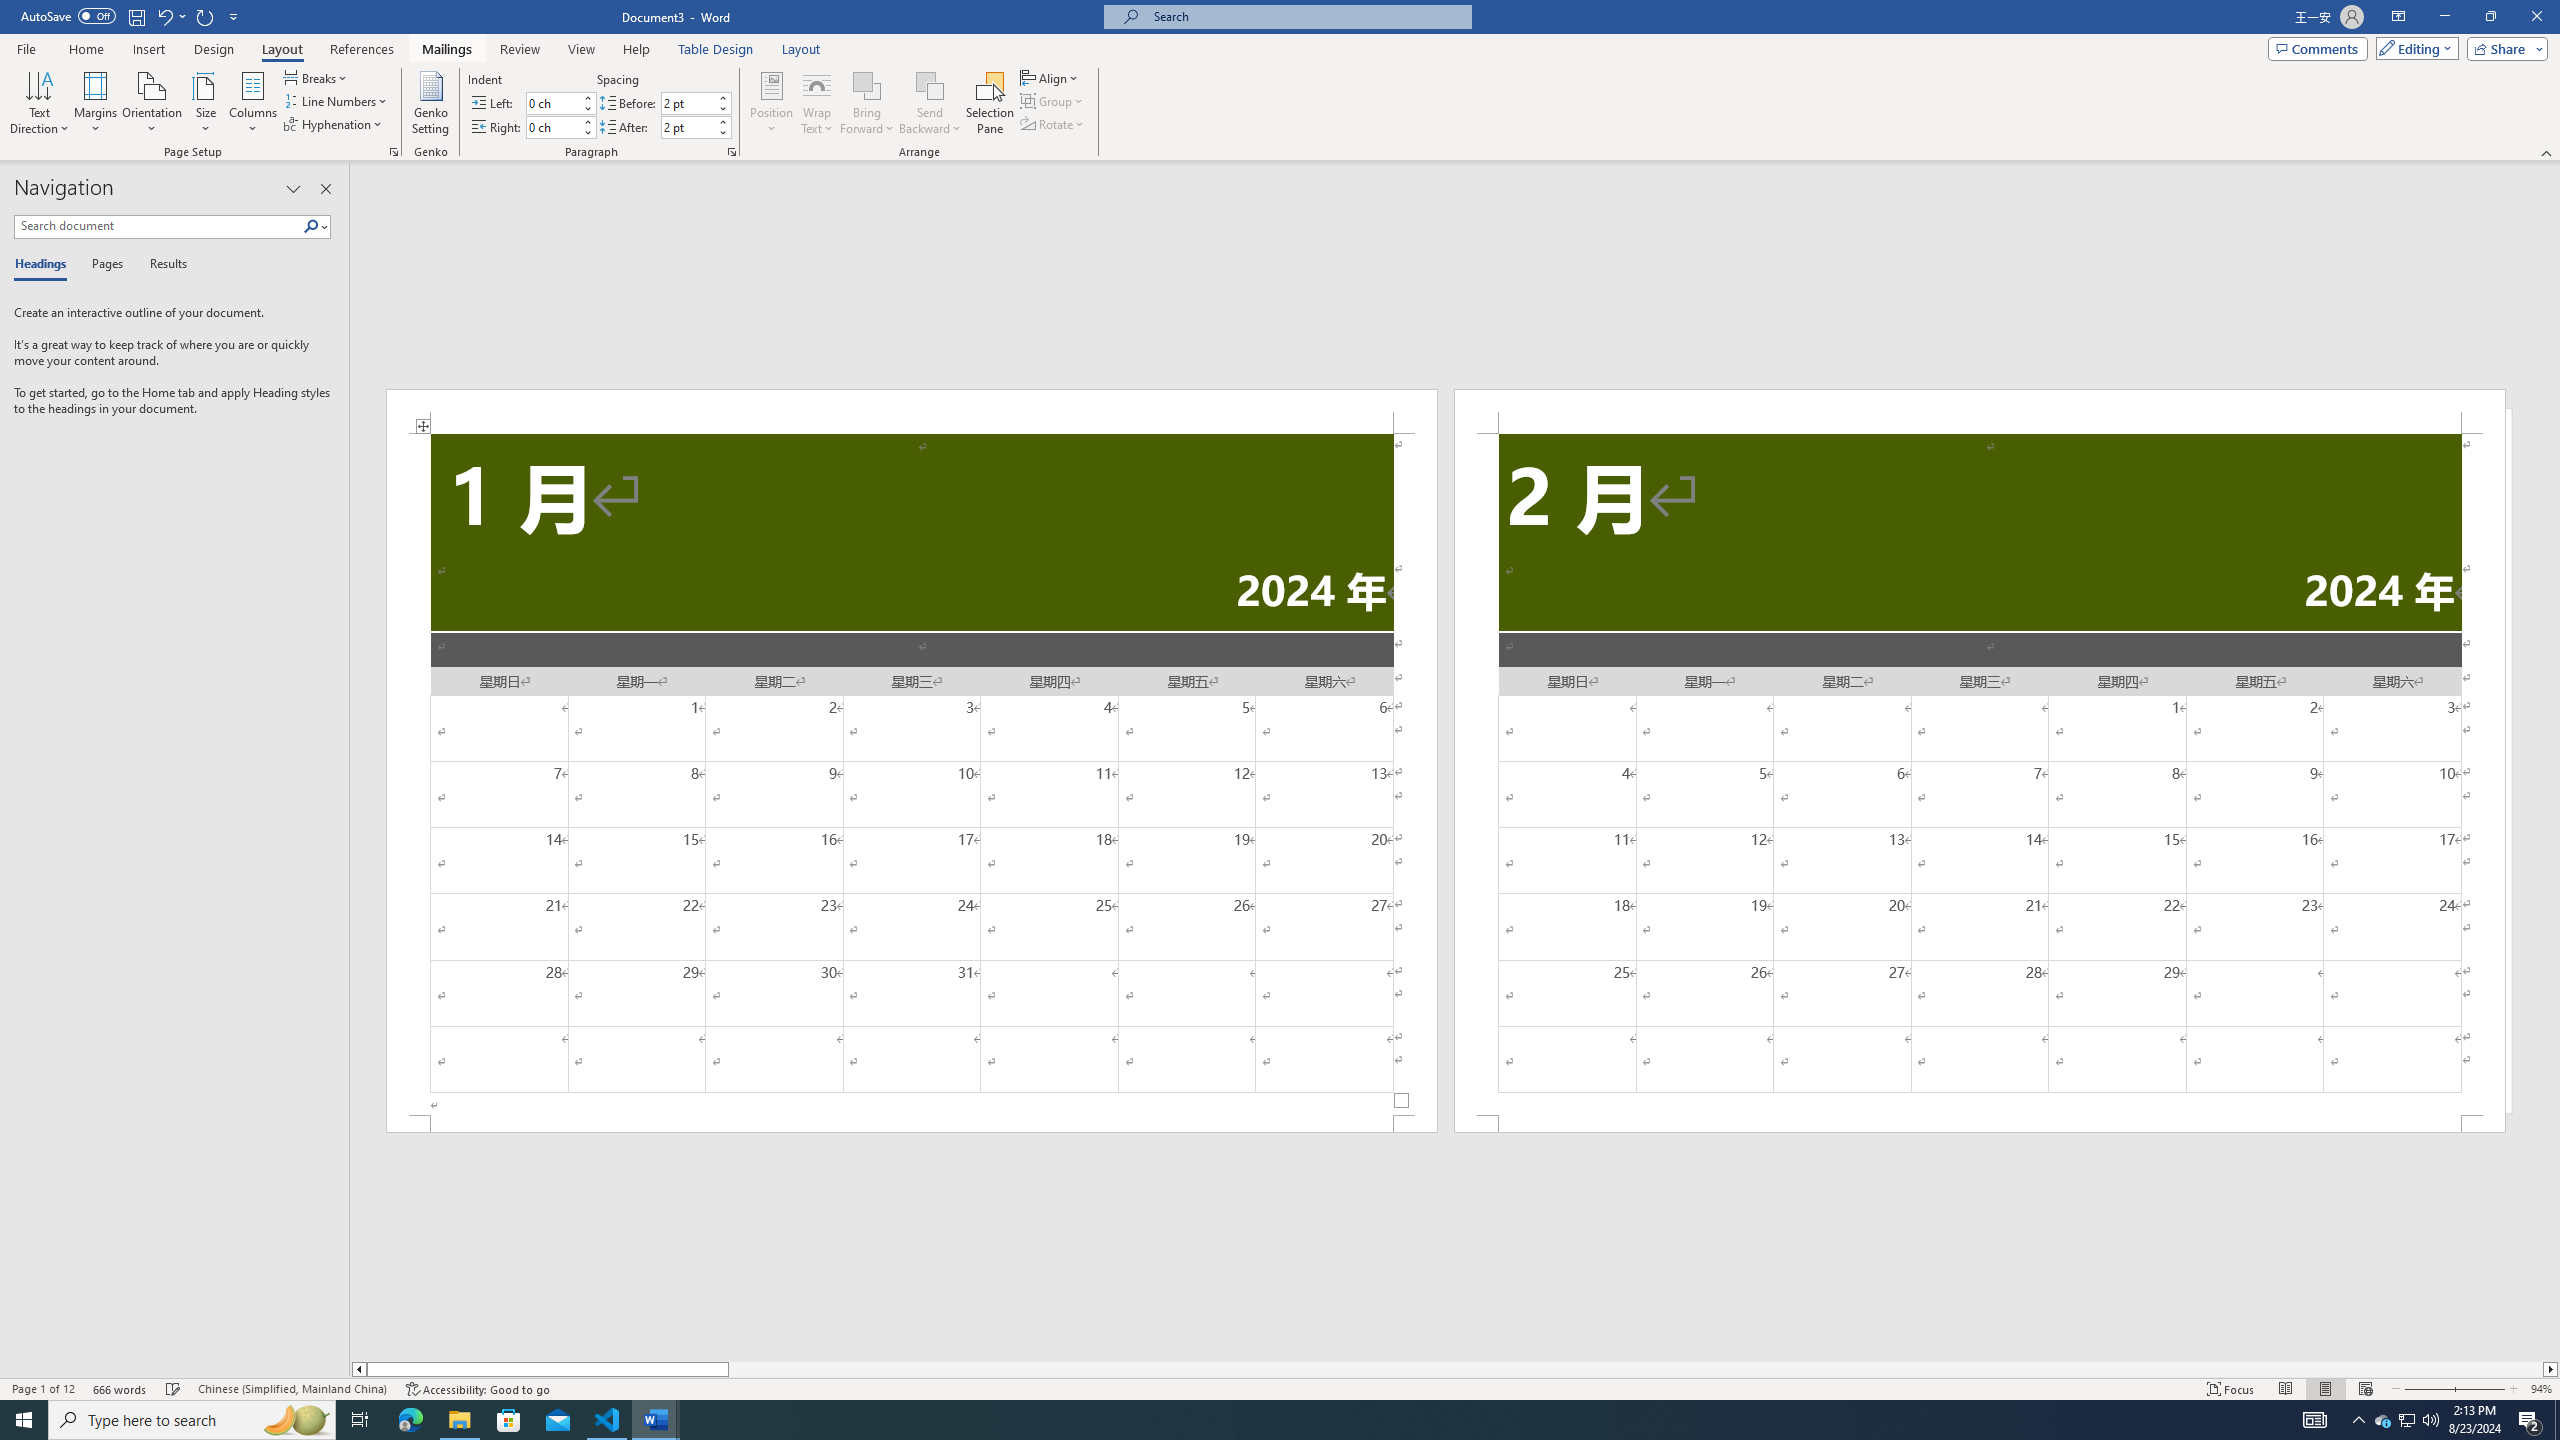 The image size is (2560, 1440). I want to click on 'Selection Pane...', so click(990, 103).